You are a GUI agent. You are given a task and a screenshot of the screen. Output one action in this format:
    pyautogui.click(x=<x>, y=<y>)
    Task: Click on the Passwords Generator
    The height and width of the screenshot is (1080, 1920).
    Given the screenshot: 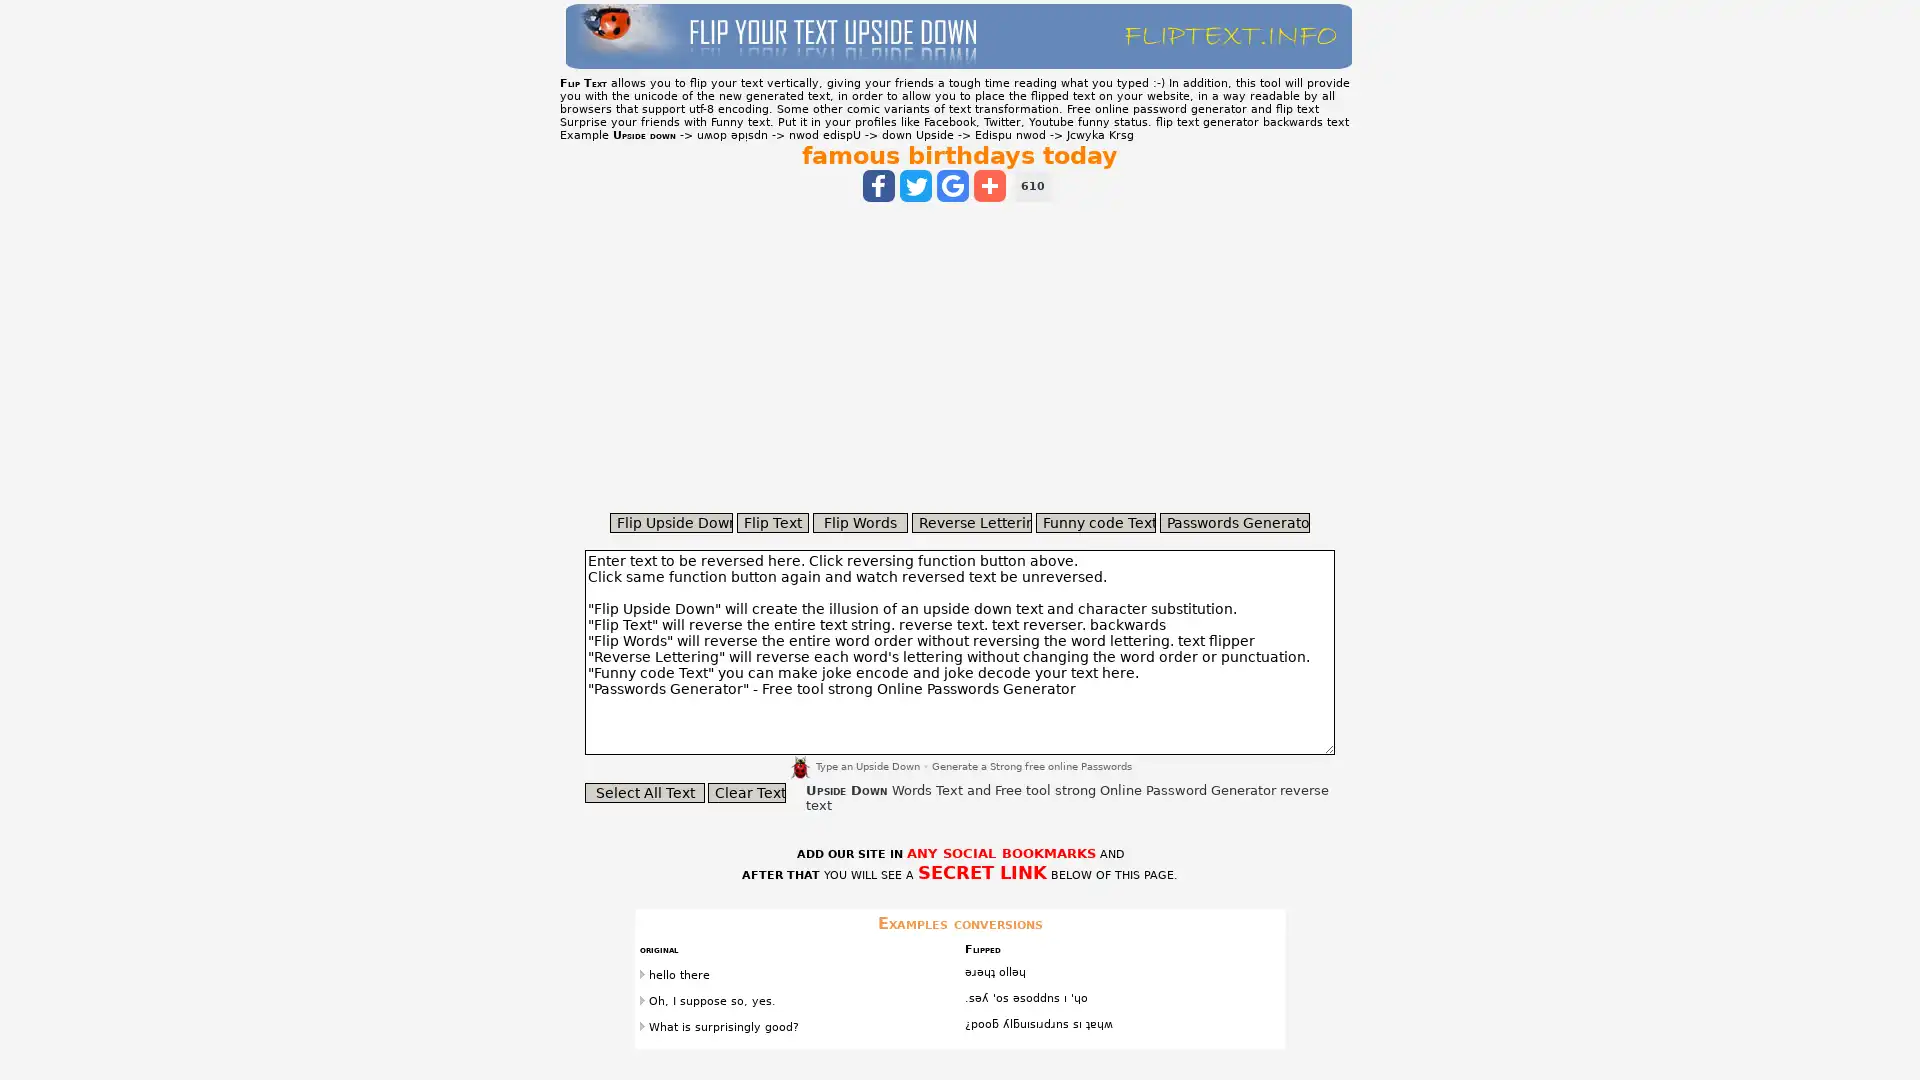 What is the action you would take?
    pyautogui.click(x=1233, y=522)
    